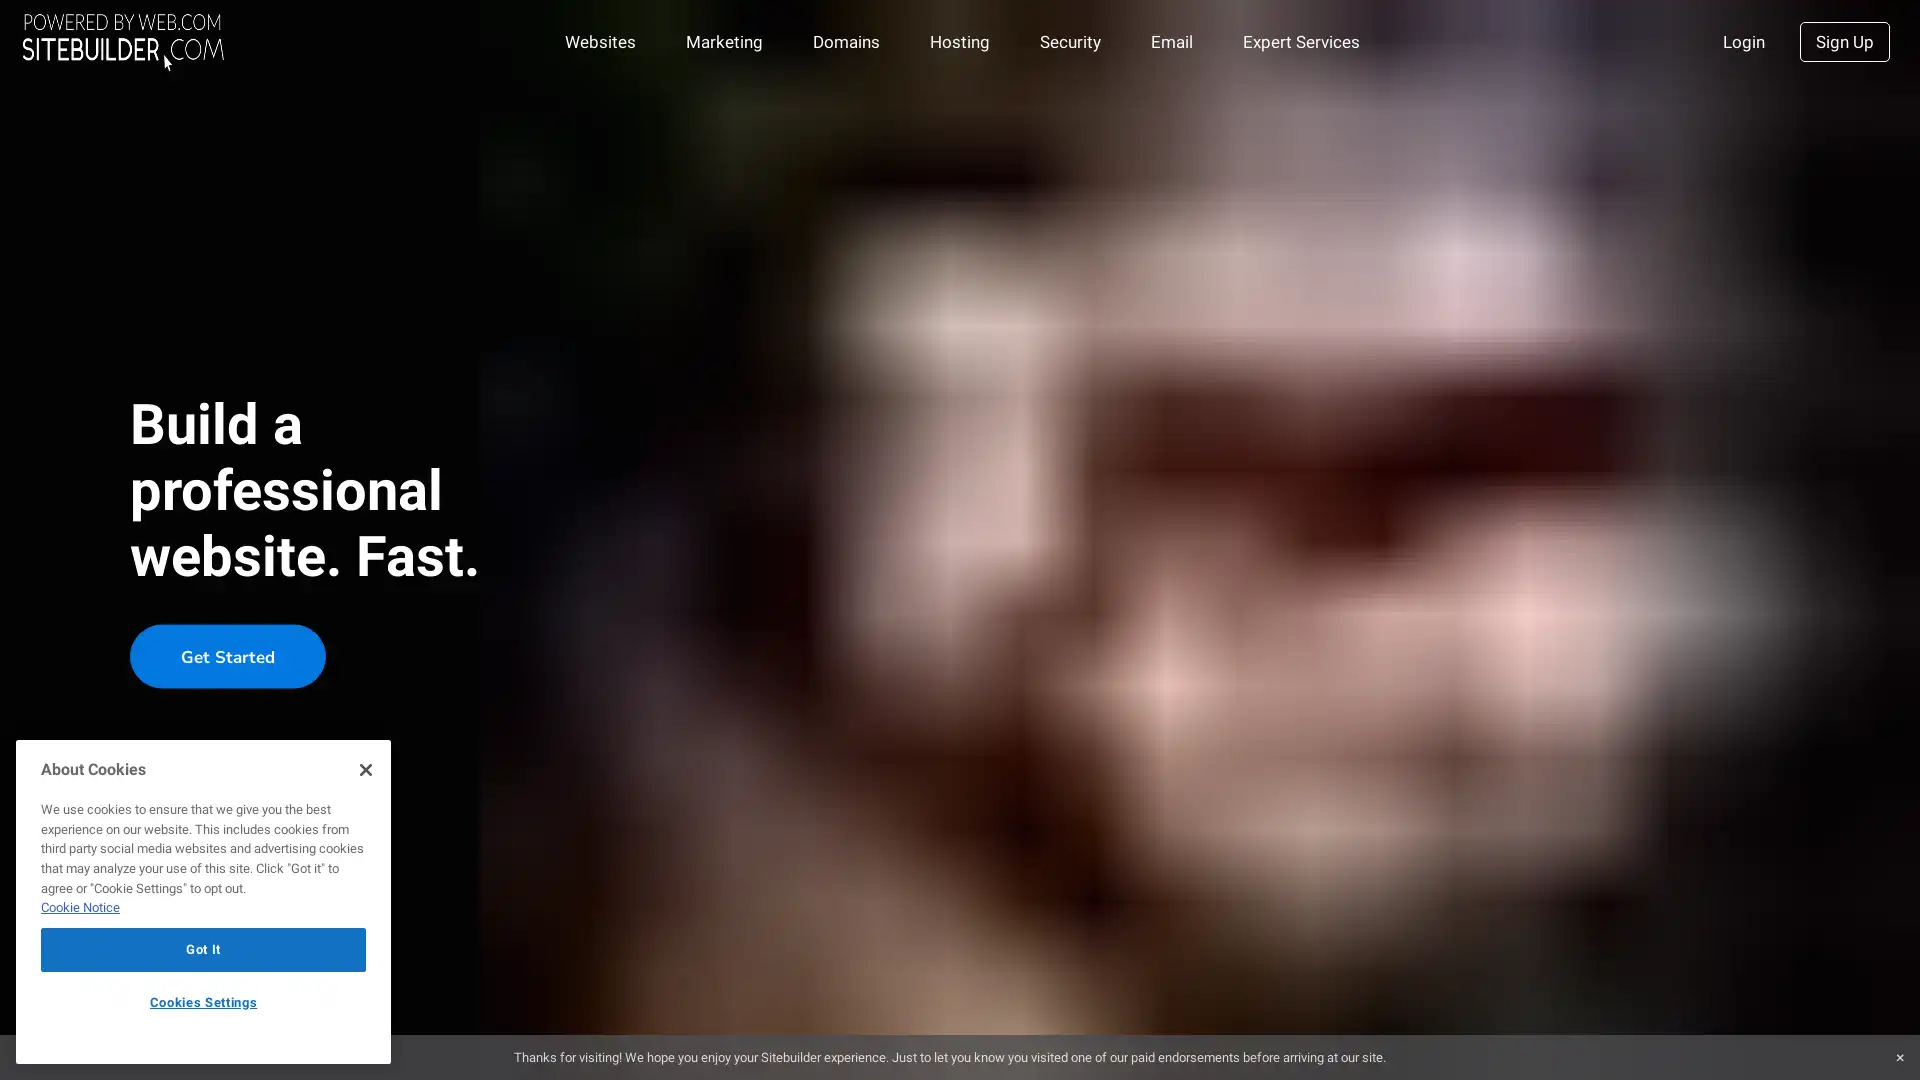 The width and height of the screenshot is (1920, 1080). What do you see at coordinates (203, 1002) in the screenshot?
I see `Cookies Settings` at bounding box center [203, 1002].